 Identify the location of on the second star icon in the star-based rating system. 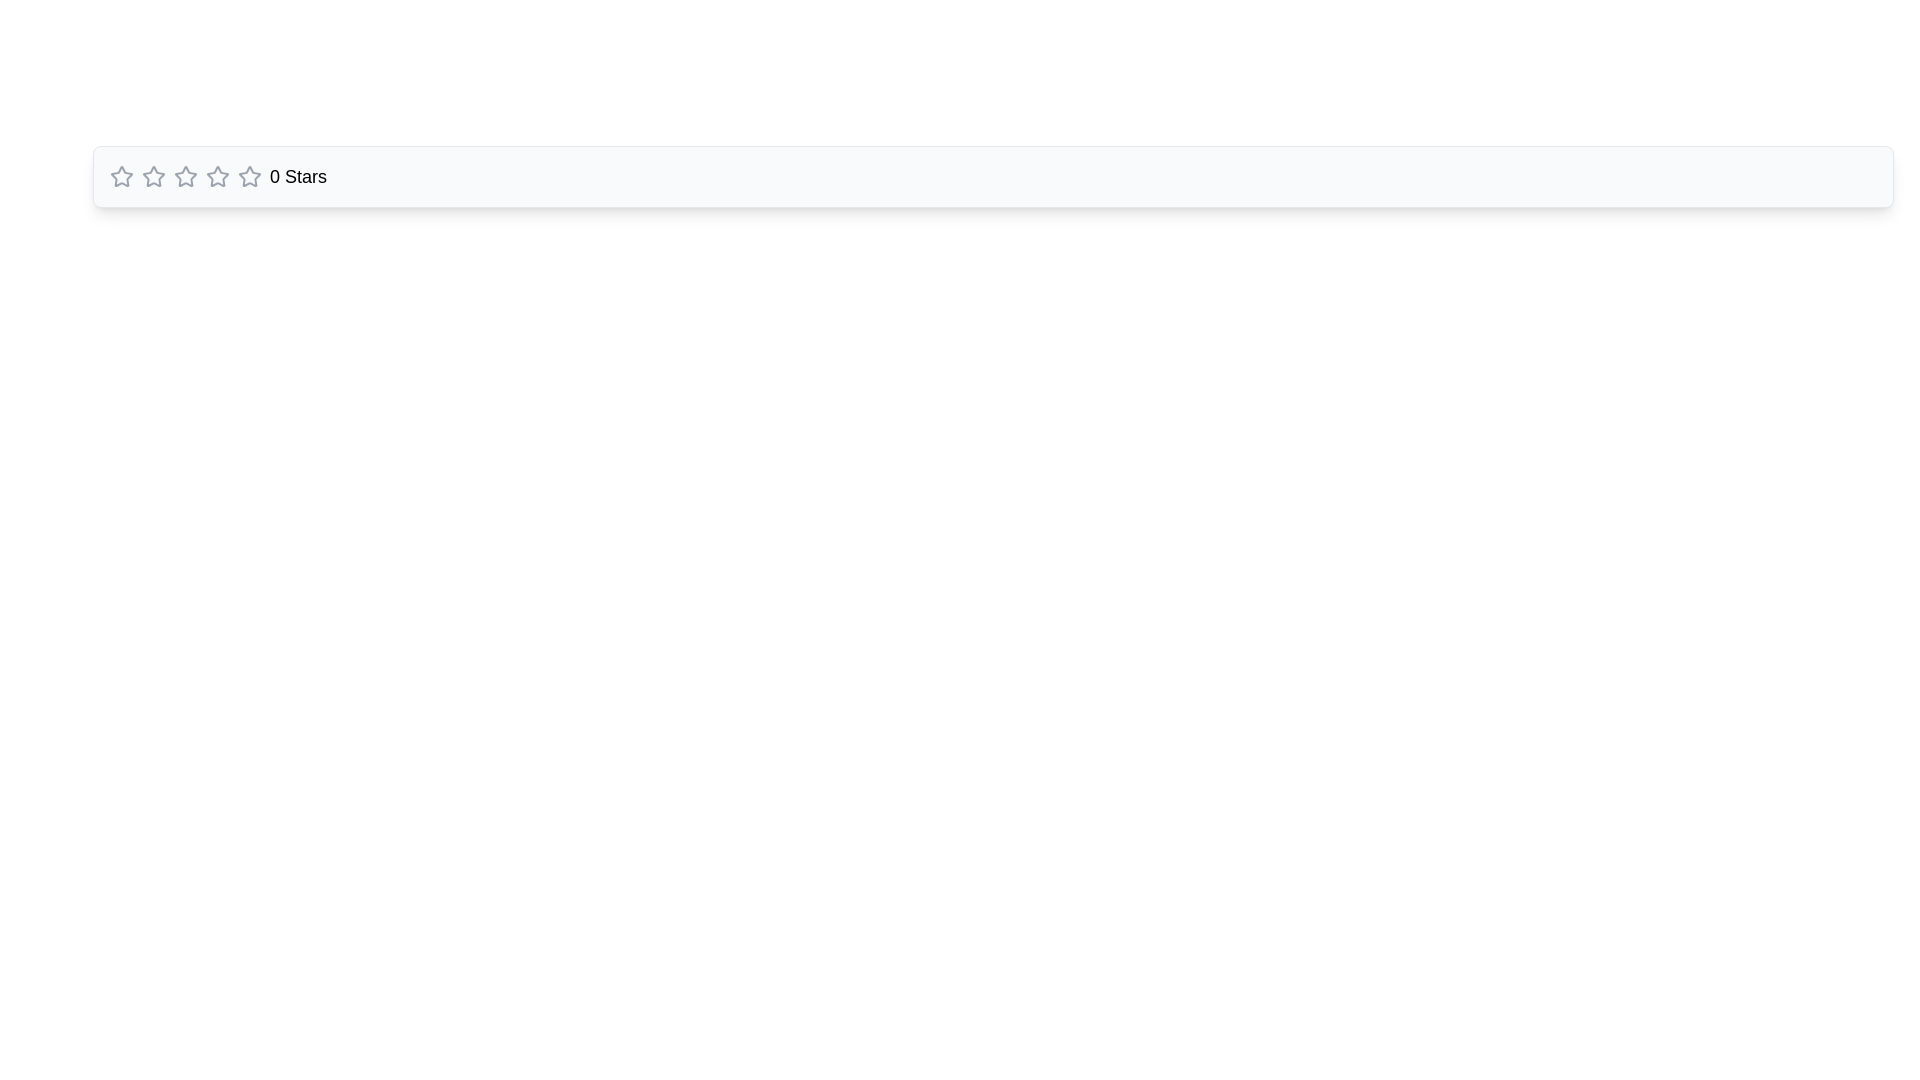
(248, 175).